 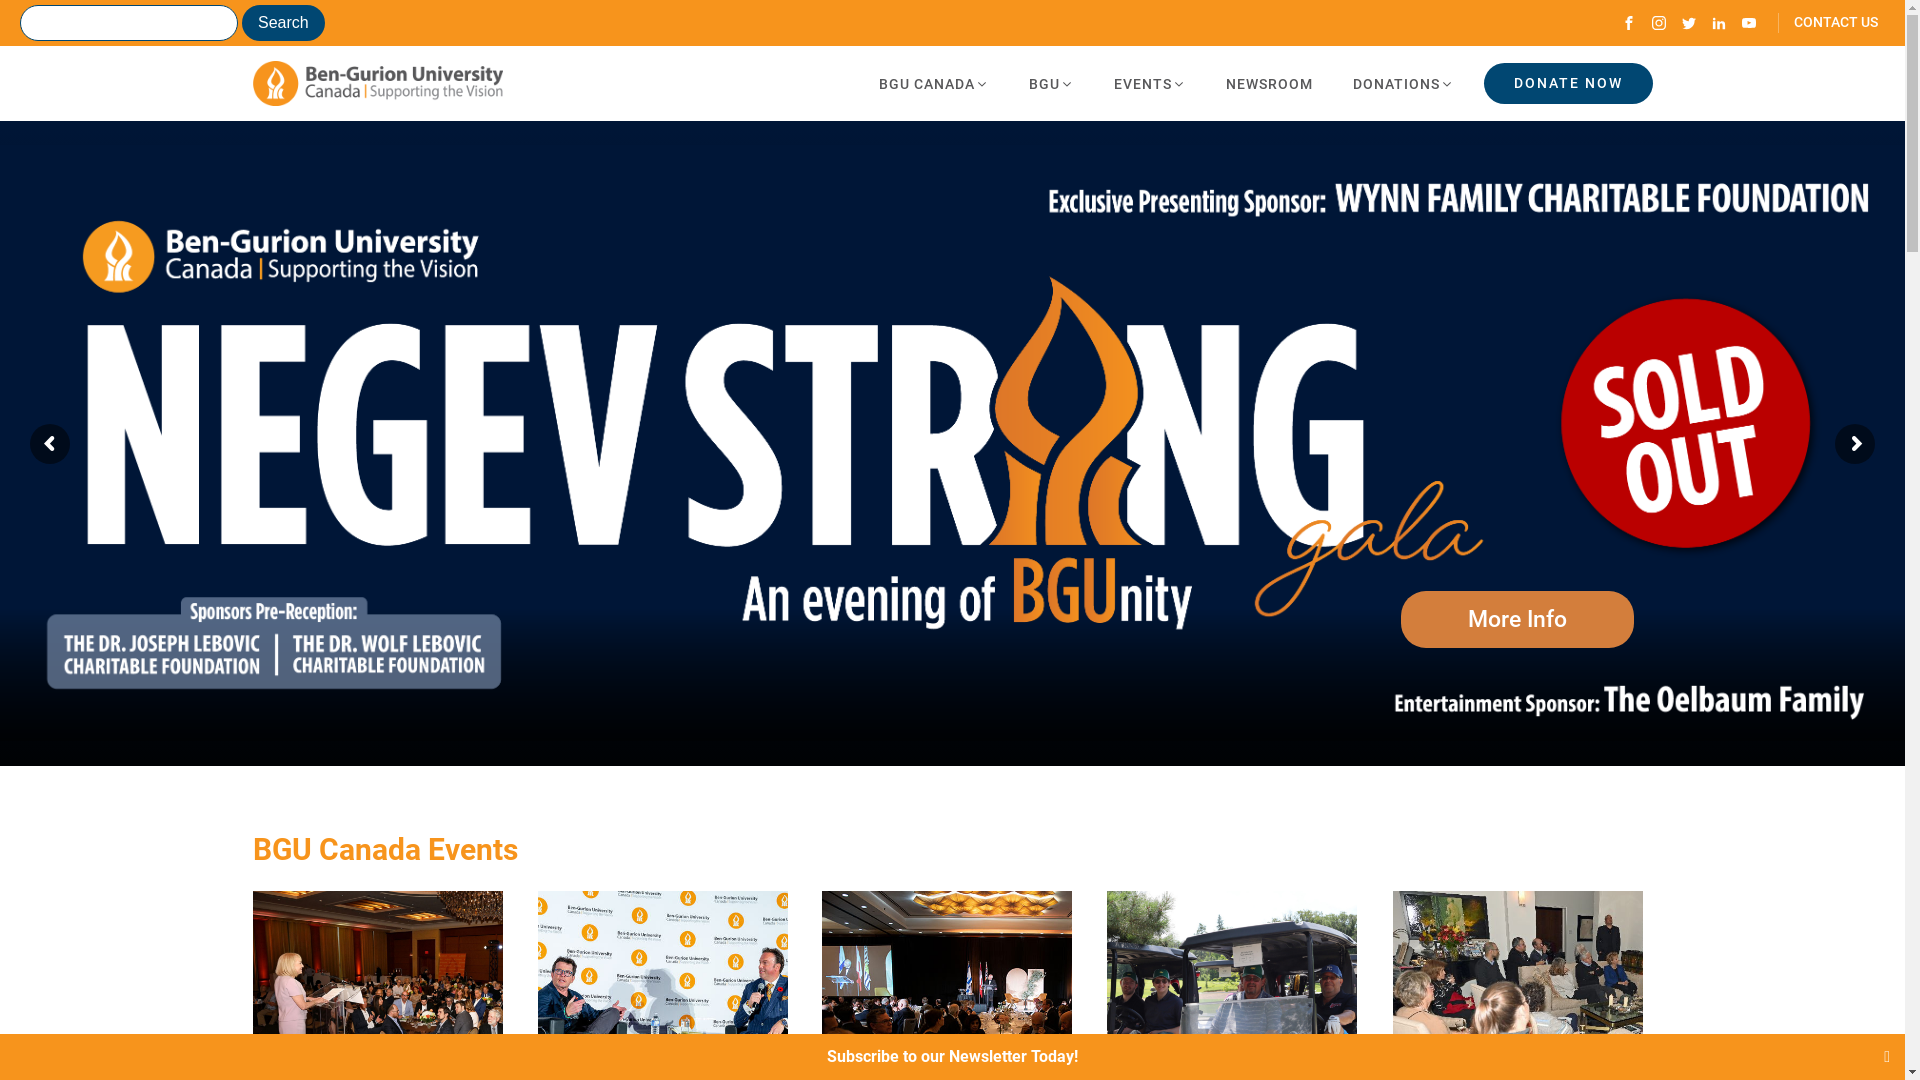 What do you see at coordinates (1828, 23) in the screenshot?
I see `'CONTACT US'` at bounding box center [1828, 23].